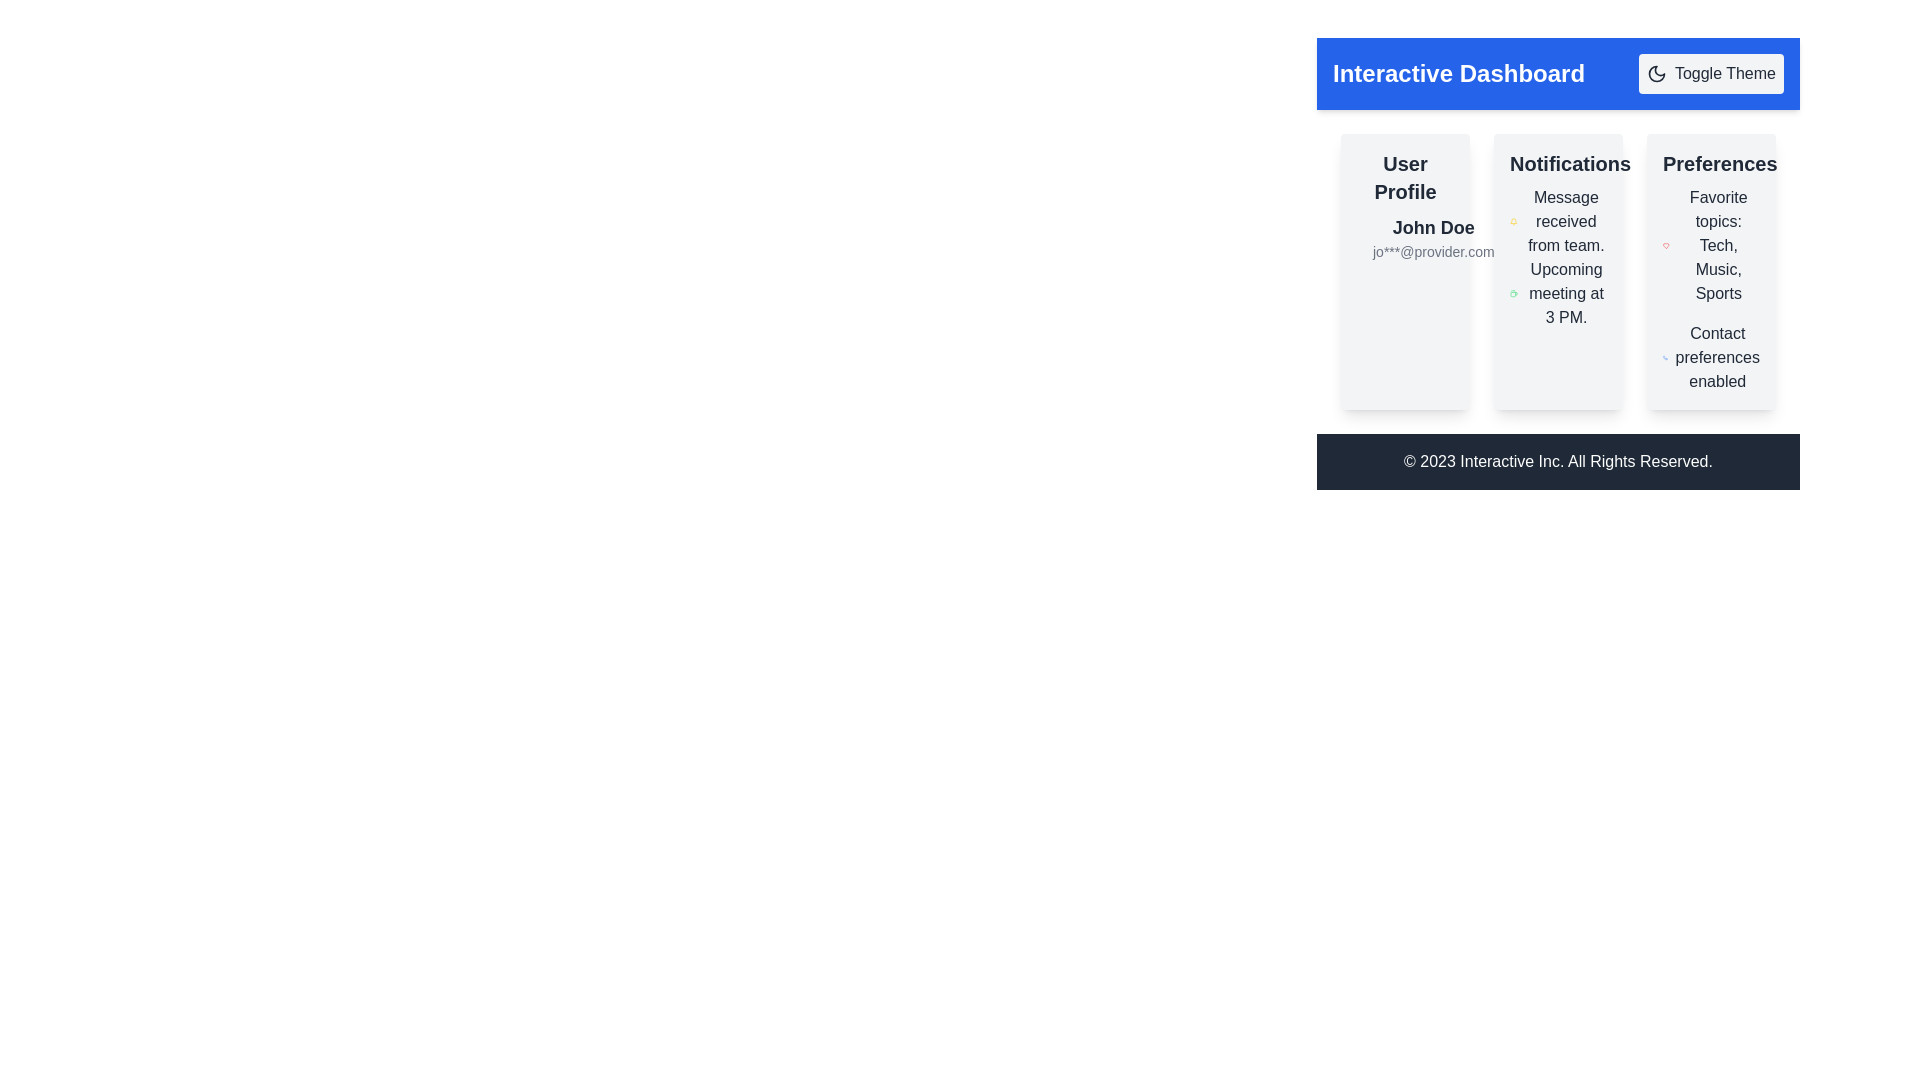 The width and height of the screenshot is (1920, 1080). I want to click on small moon icon styled with a thin circular outline, which is part of the theme toggle control adjacent to the label 'Toggle Theme', for accessibility tooltips, so click(1656, 72).